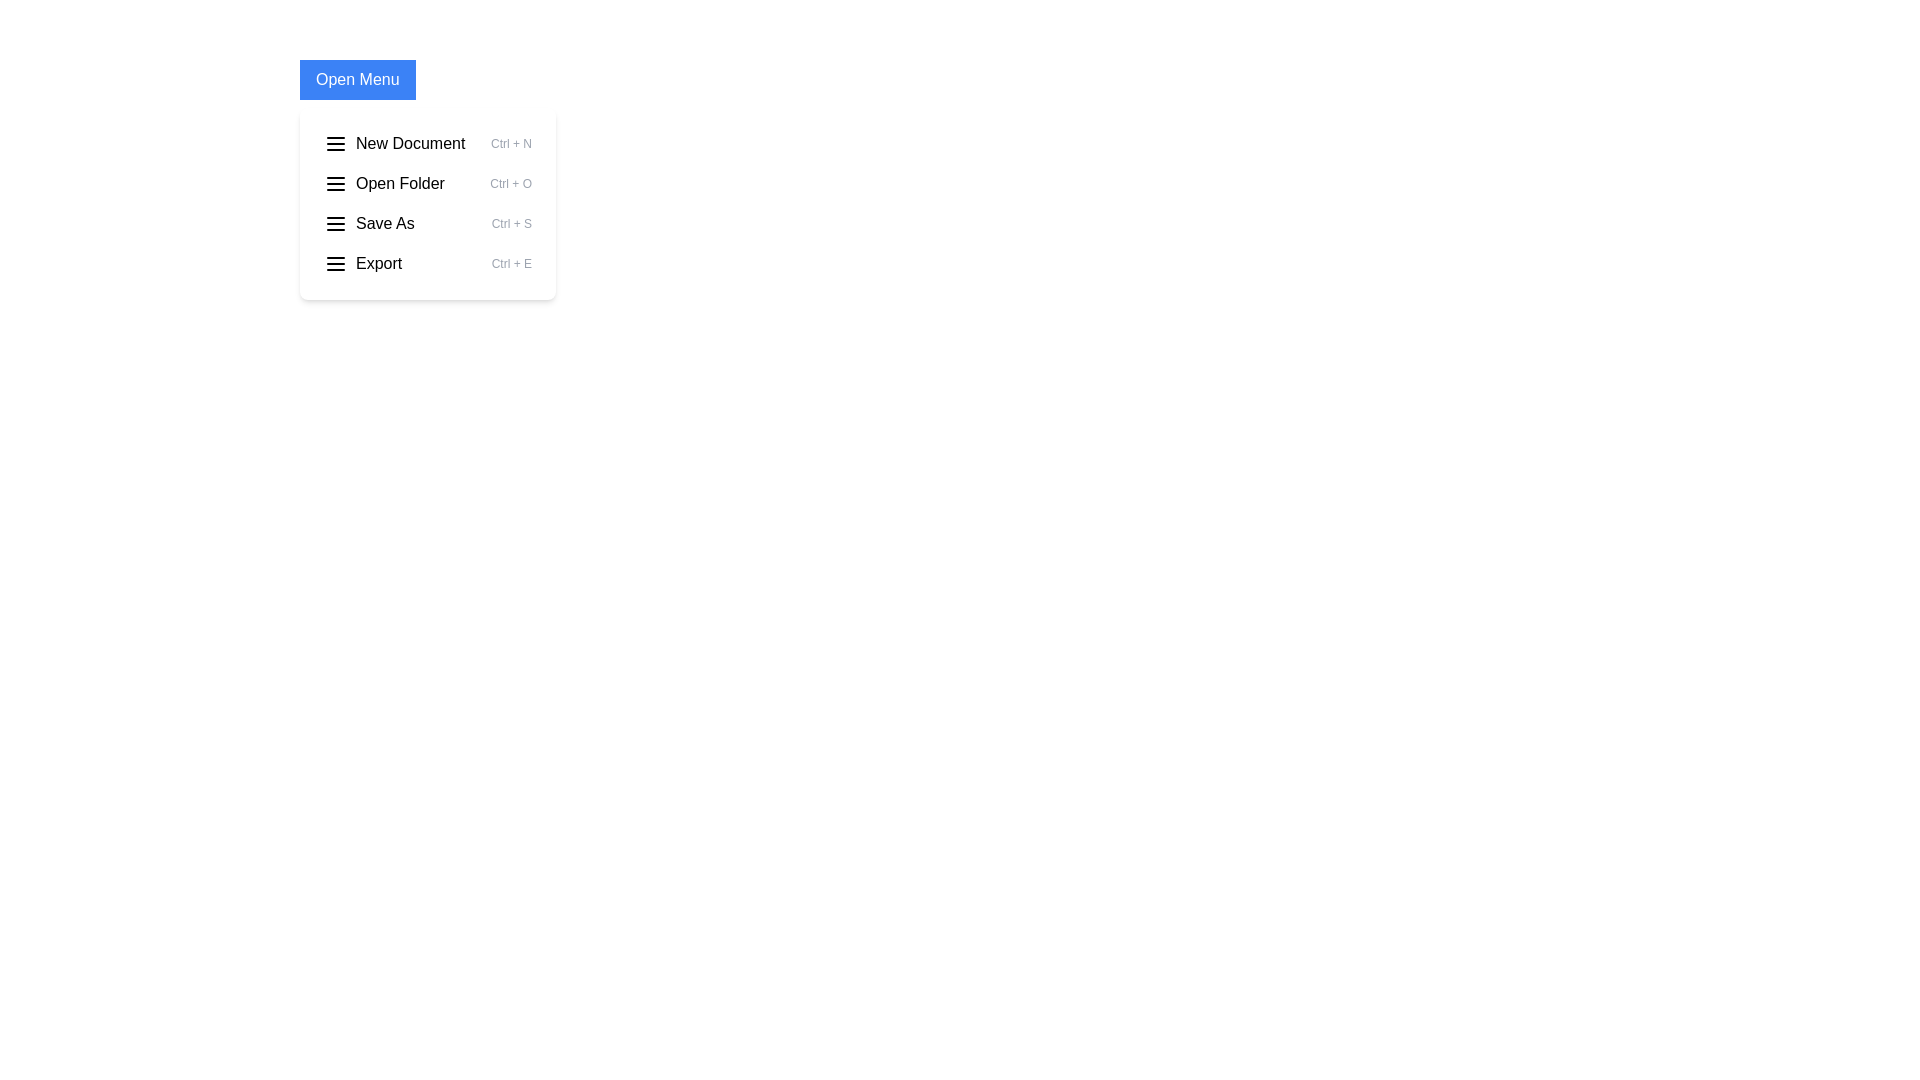  I want to click on the 'Save As' text label in the menu list, which is the third item positioned below 'Open Folder' and above 'Export', so click(385, 223).